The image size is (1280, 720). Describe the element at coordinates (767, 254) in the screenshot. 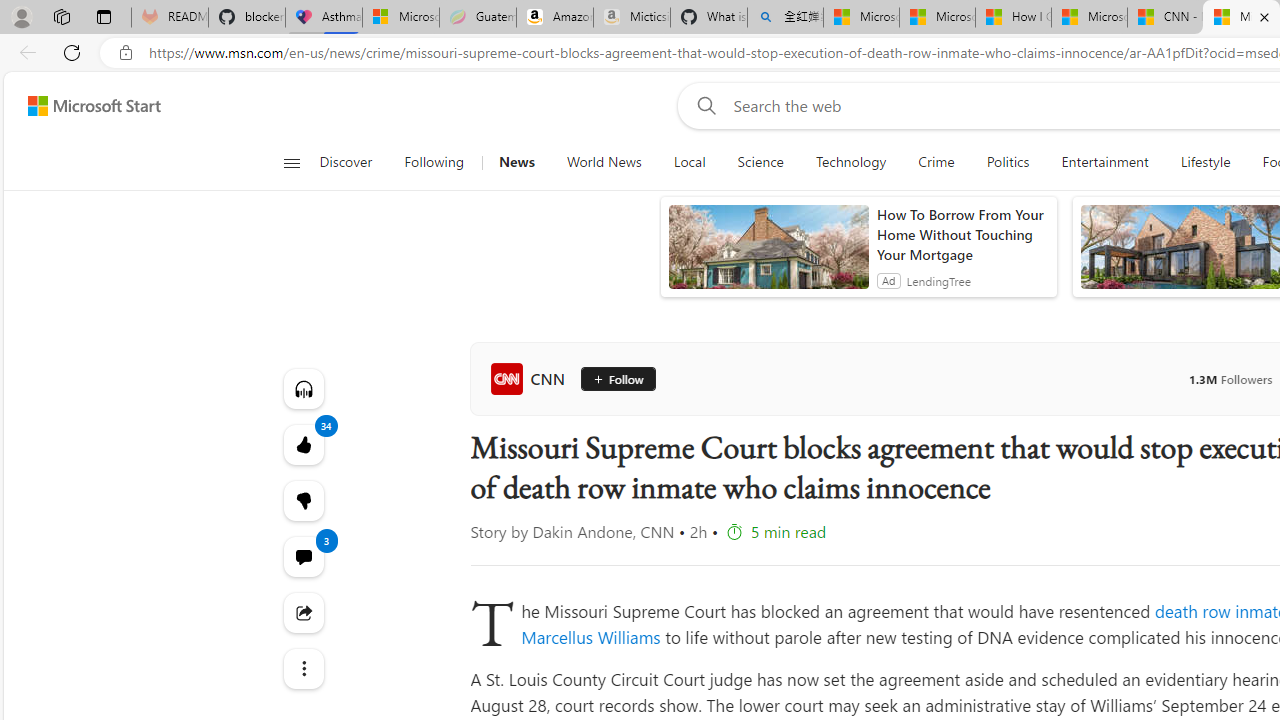

I see `'anim-content'` at that location.